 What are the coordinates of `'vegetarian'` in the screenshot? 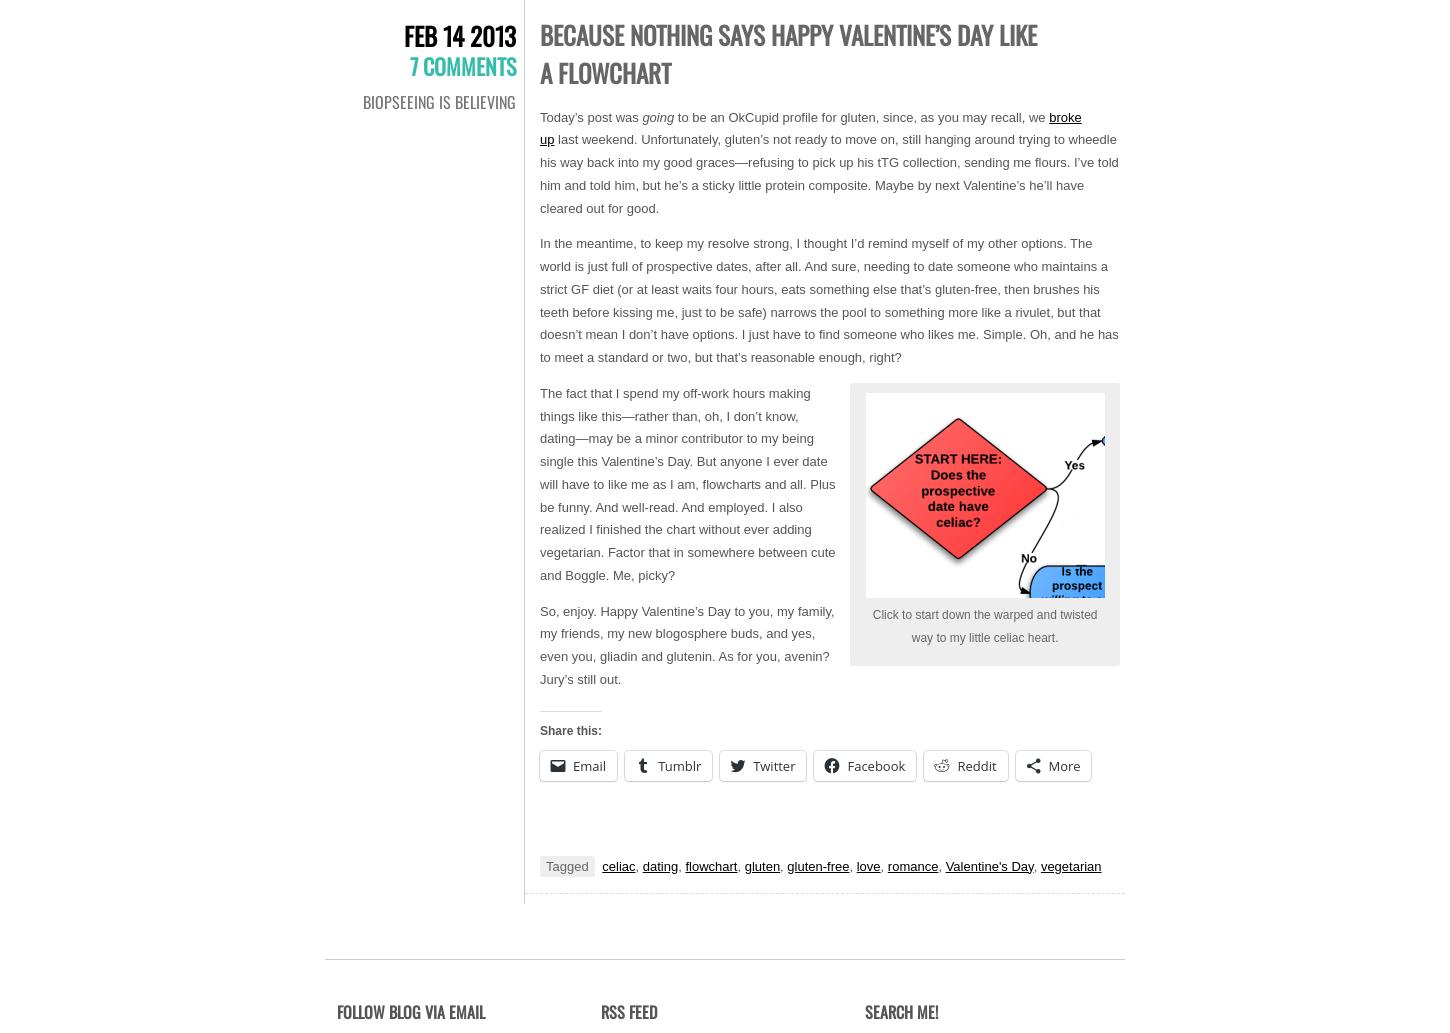 It's located at (1070, 864).